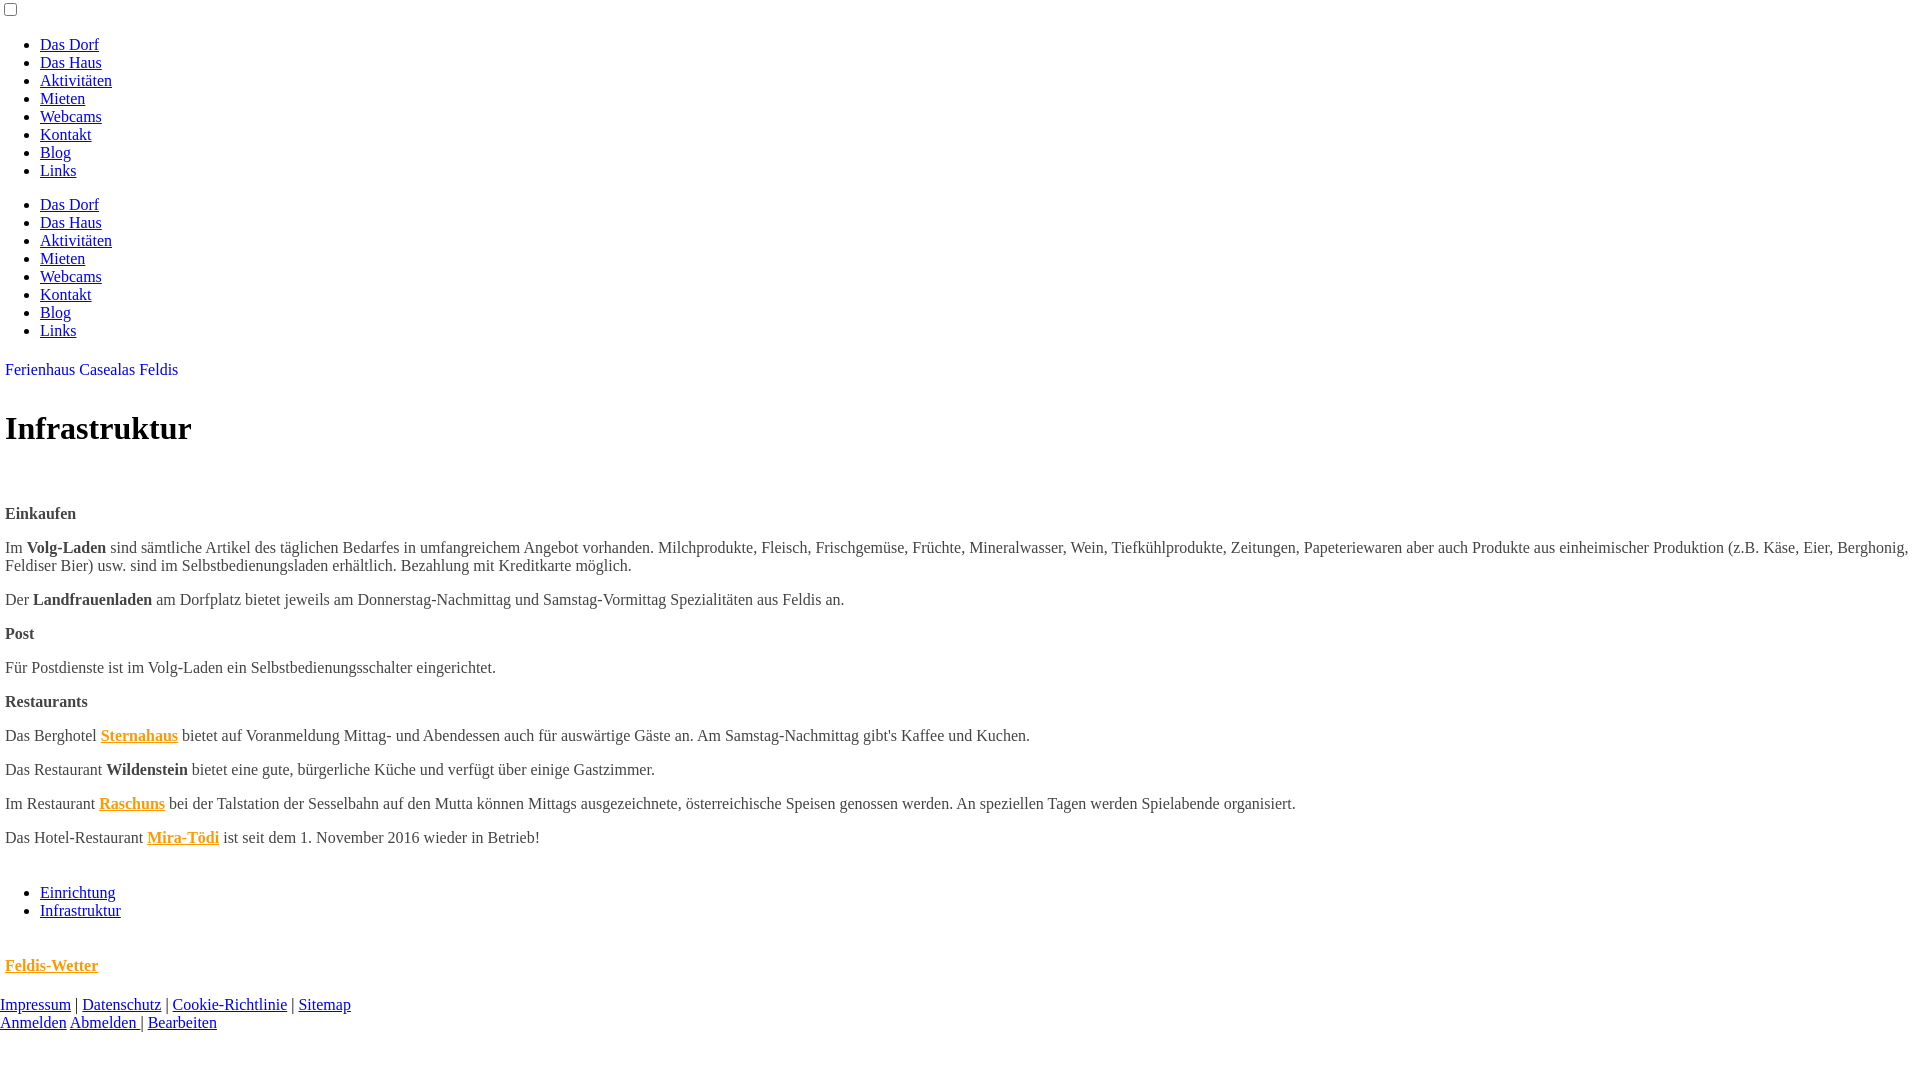 The width and height of the screenshot is (1920, 1080). Describe the element at coordinates (57, 329) in the screenshot. I see `'Links'` at that location.